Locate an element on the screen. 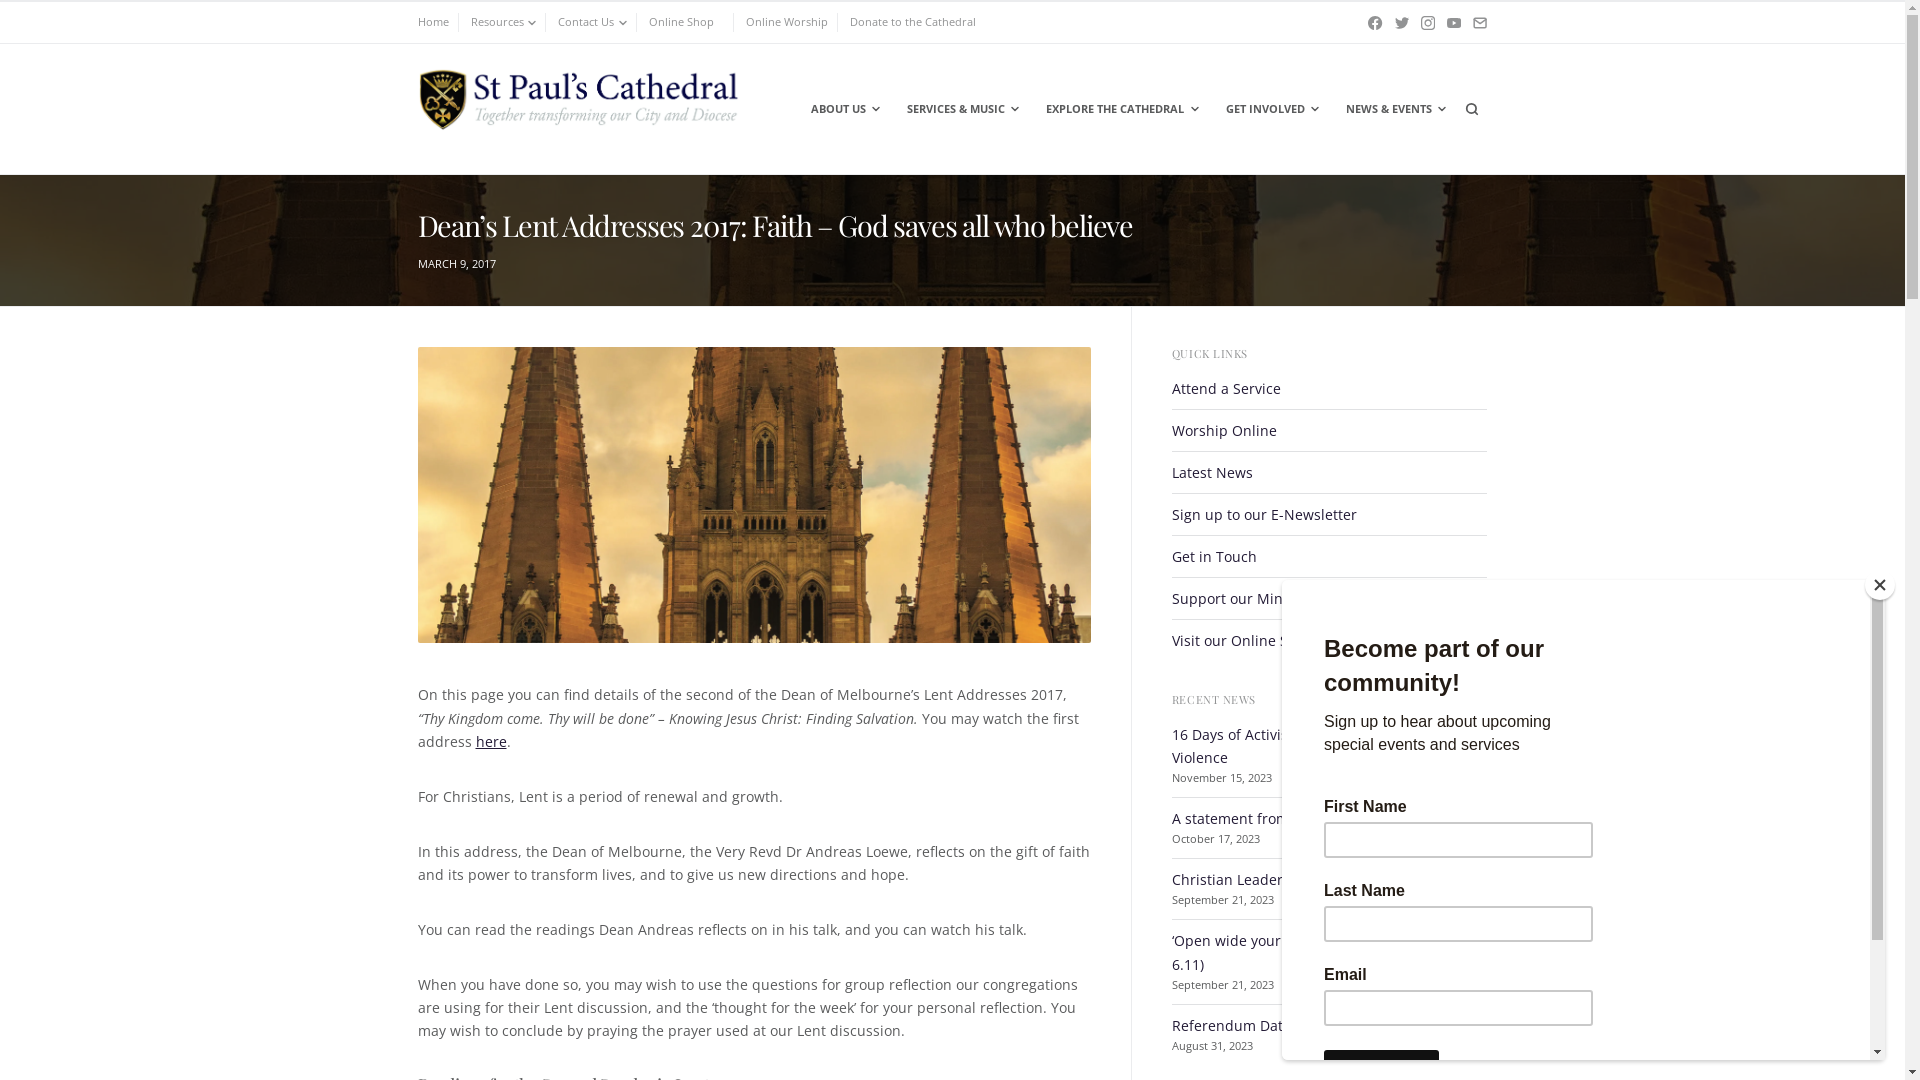 This screenshot has width=1920, height=1080. 'Twitter' is located at coordinates (1400, 22).